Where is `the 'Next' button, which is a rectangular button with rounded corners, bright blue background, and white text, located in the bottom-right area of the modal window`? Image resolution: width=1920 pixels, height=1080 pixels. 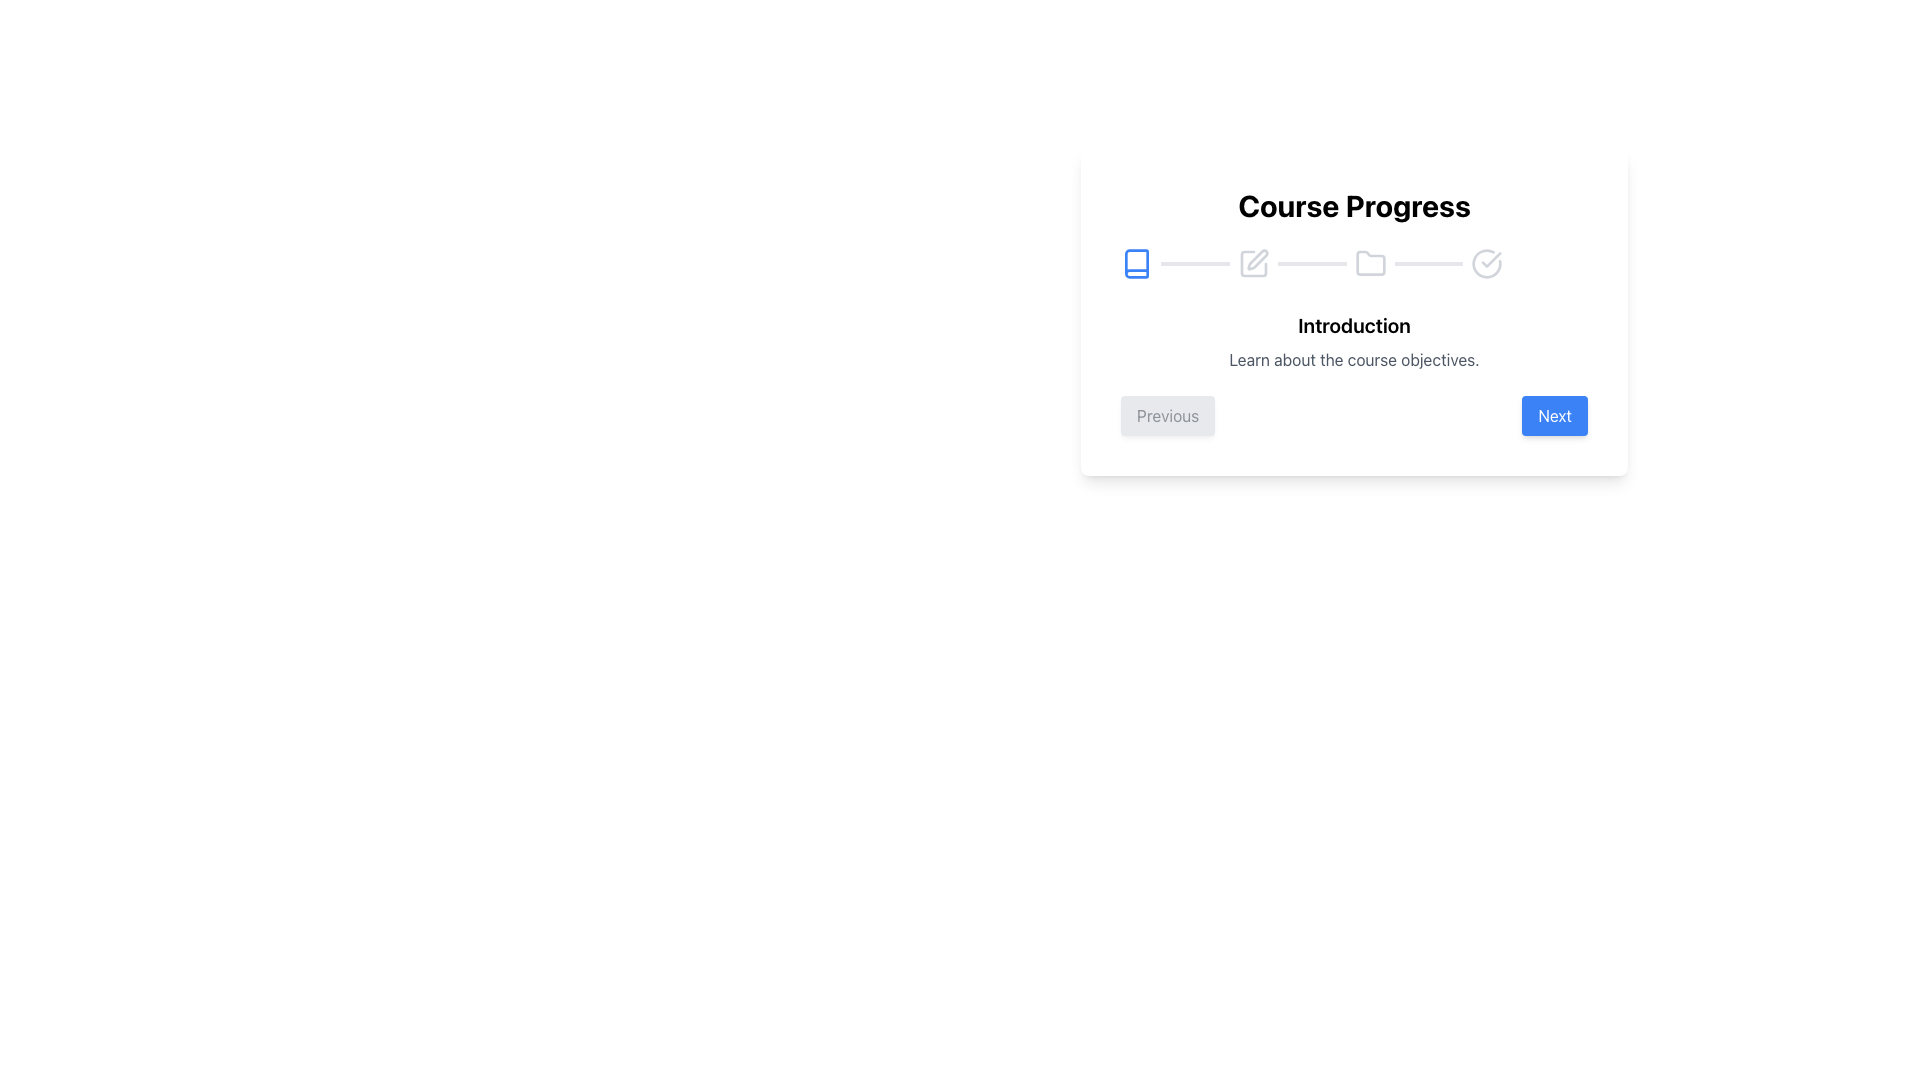 the 'Next' button, which is a rectangular button with rounded corners, bright blue background, and white text, located in the bottom-right area of the modal window is located at coordinates (1554, 415).